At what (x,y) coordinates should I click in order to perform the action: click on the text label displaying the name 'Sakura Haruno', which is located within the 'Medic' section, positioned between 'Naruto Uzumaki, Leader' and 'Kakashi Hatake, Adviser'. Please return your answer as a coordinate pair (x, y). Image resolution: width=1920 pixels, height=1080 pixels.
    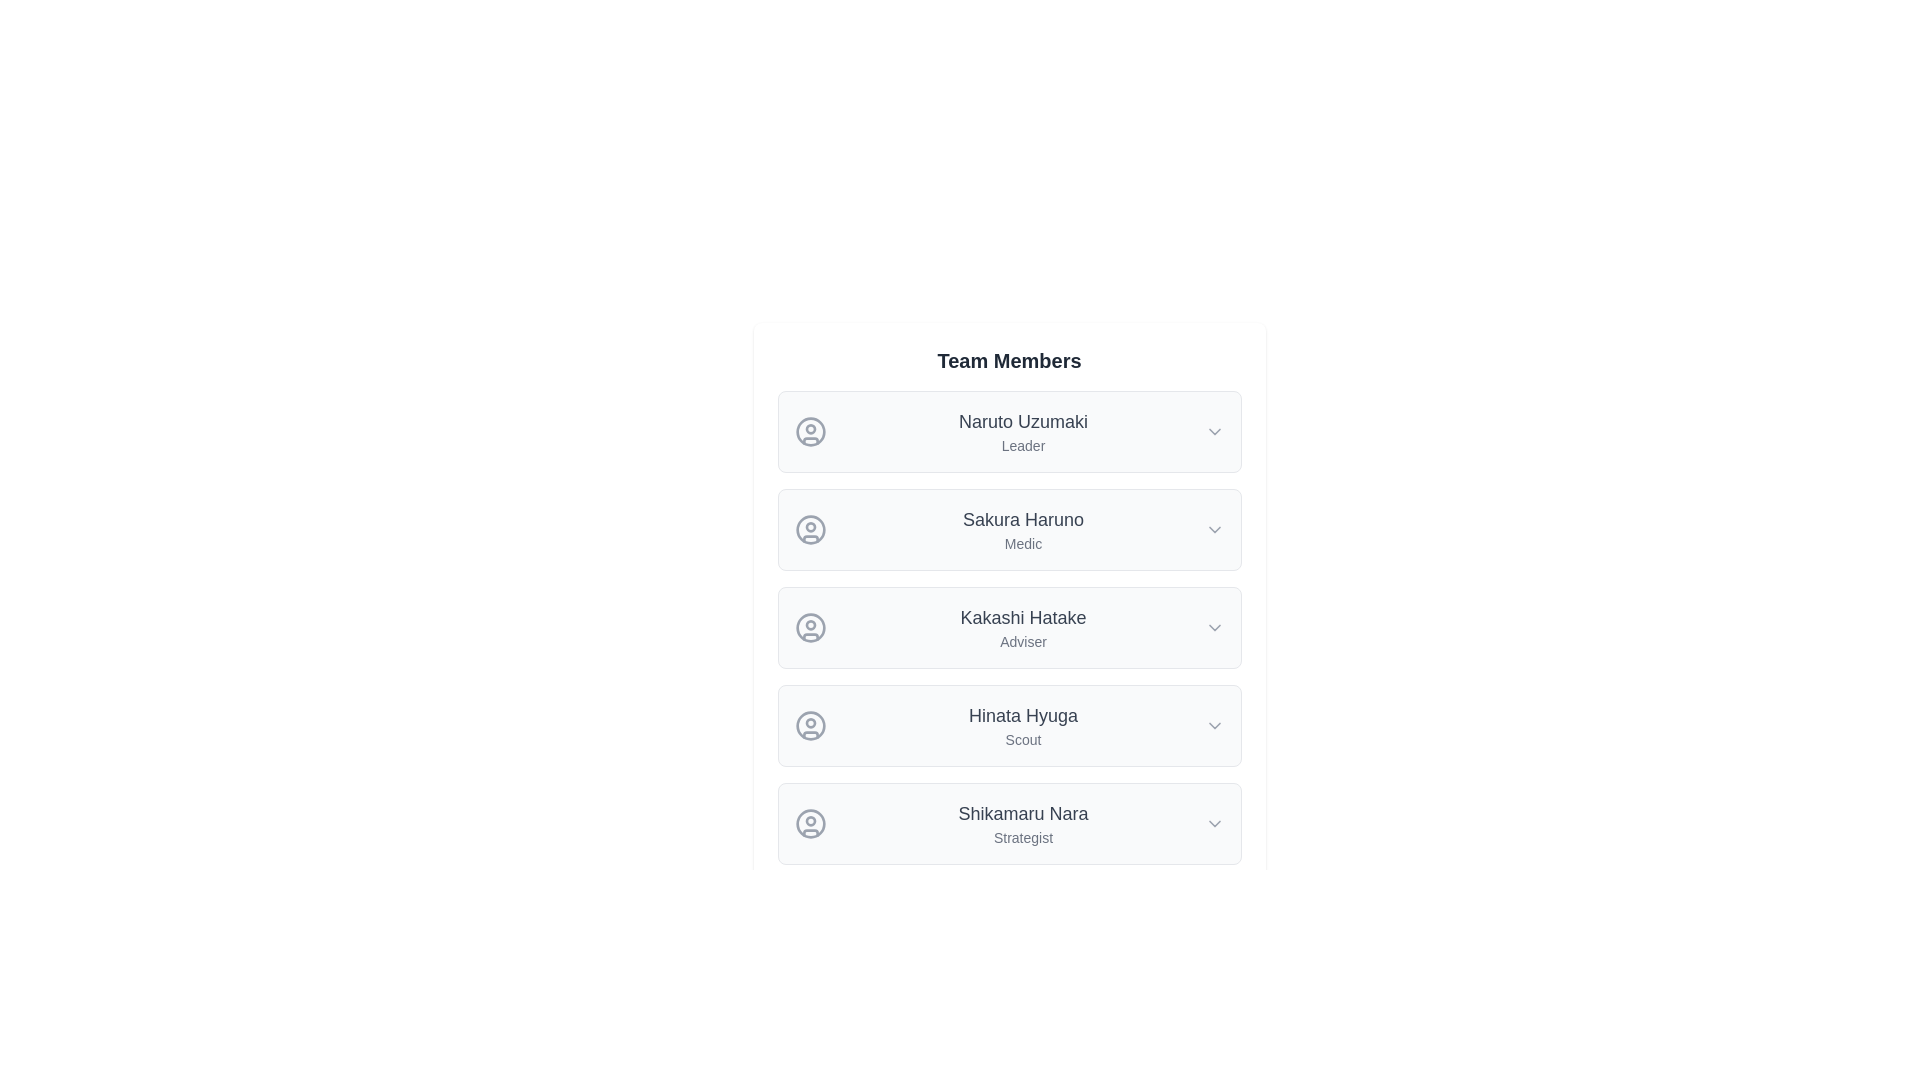
    Looking at the image, I should click on (1023, 519).